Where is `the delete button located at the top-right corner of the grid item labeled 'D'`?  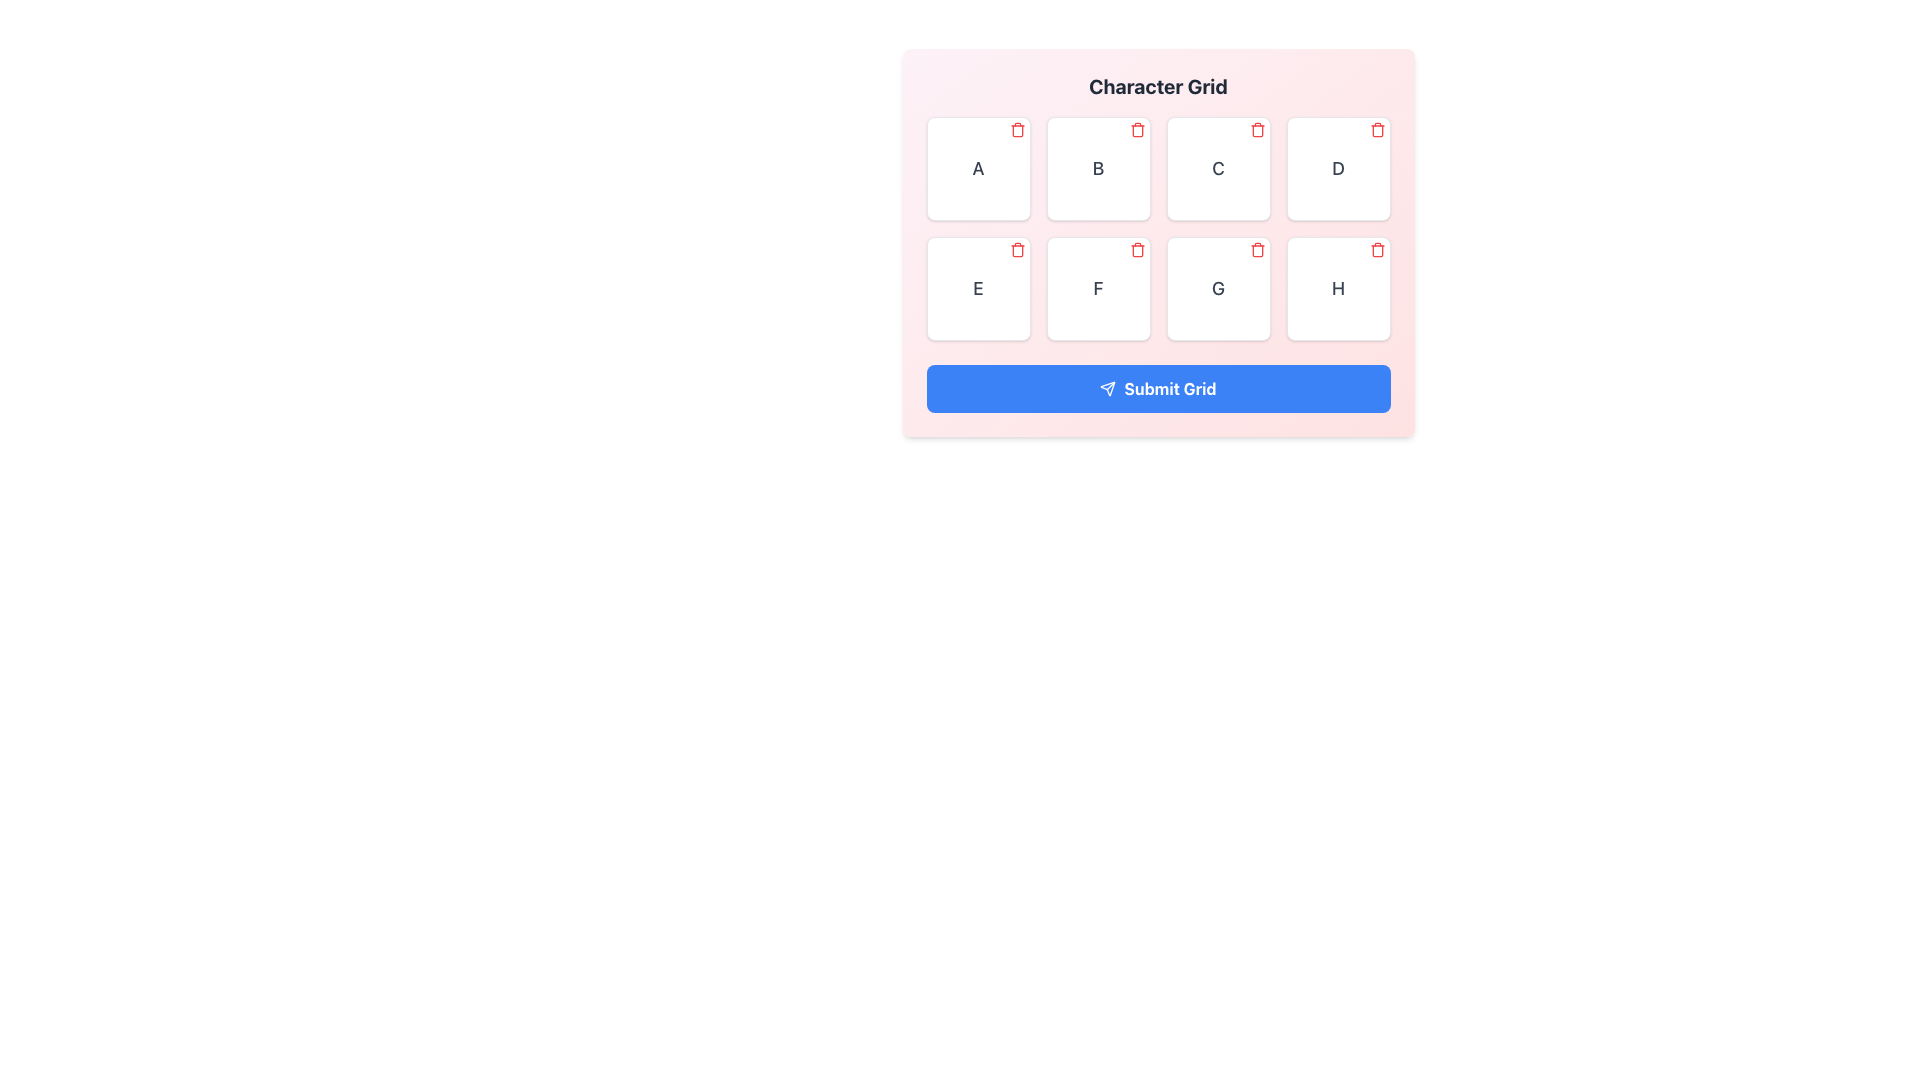 the delete button located at the top-right corner of the grid item labeled 'D' is located at coordinates (1376, 130).